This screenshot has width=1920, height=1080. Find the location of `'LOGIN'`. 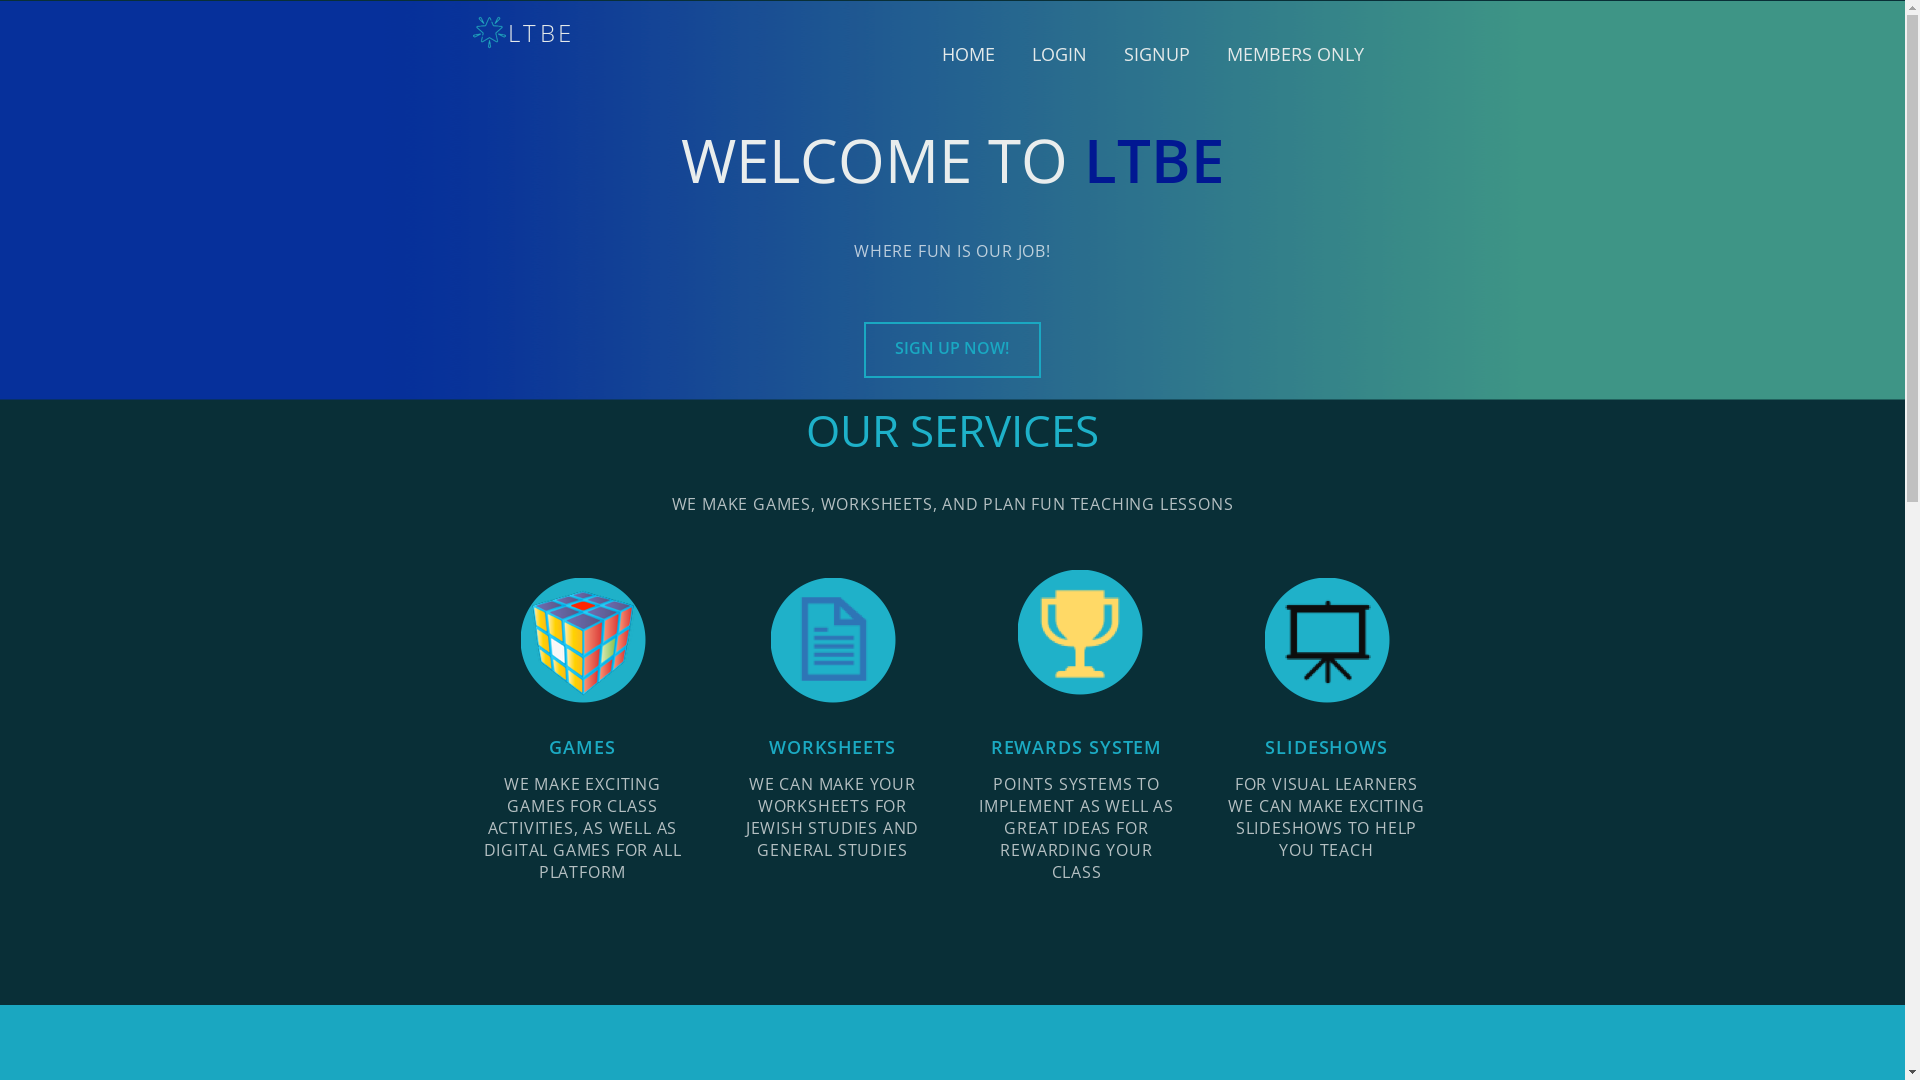

'LOGIN' is located at coordinates (1058, 53).